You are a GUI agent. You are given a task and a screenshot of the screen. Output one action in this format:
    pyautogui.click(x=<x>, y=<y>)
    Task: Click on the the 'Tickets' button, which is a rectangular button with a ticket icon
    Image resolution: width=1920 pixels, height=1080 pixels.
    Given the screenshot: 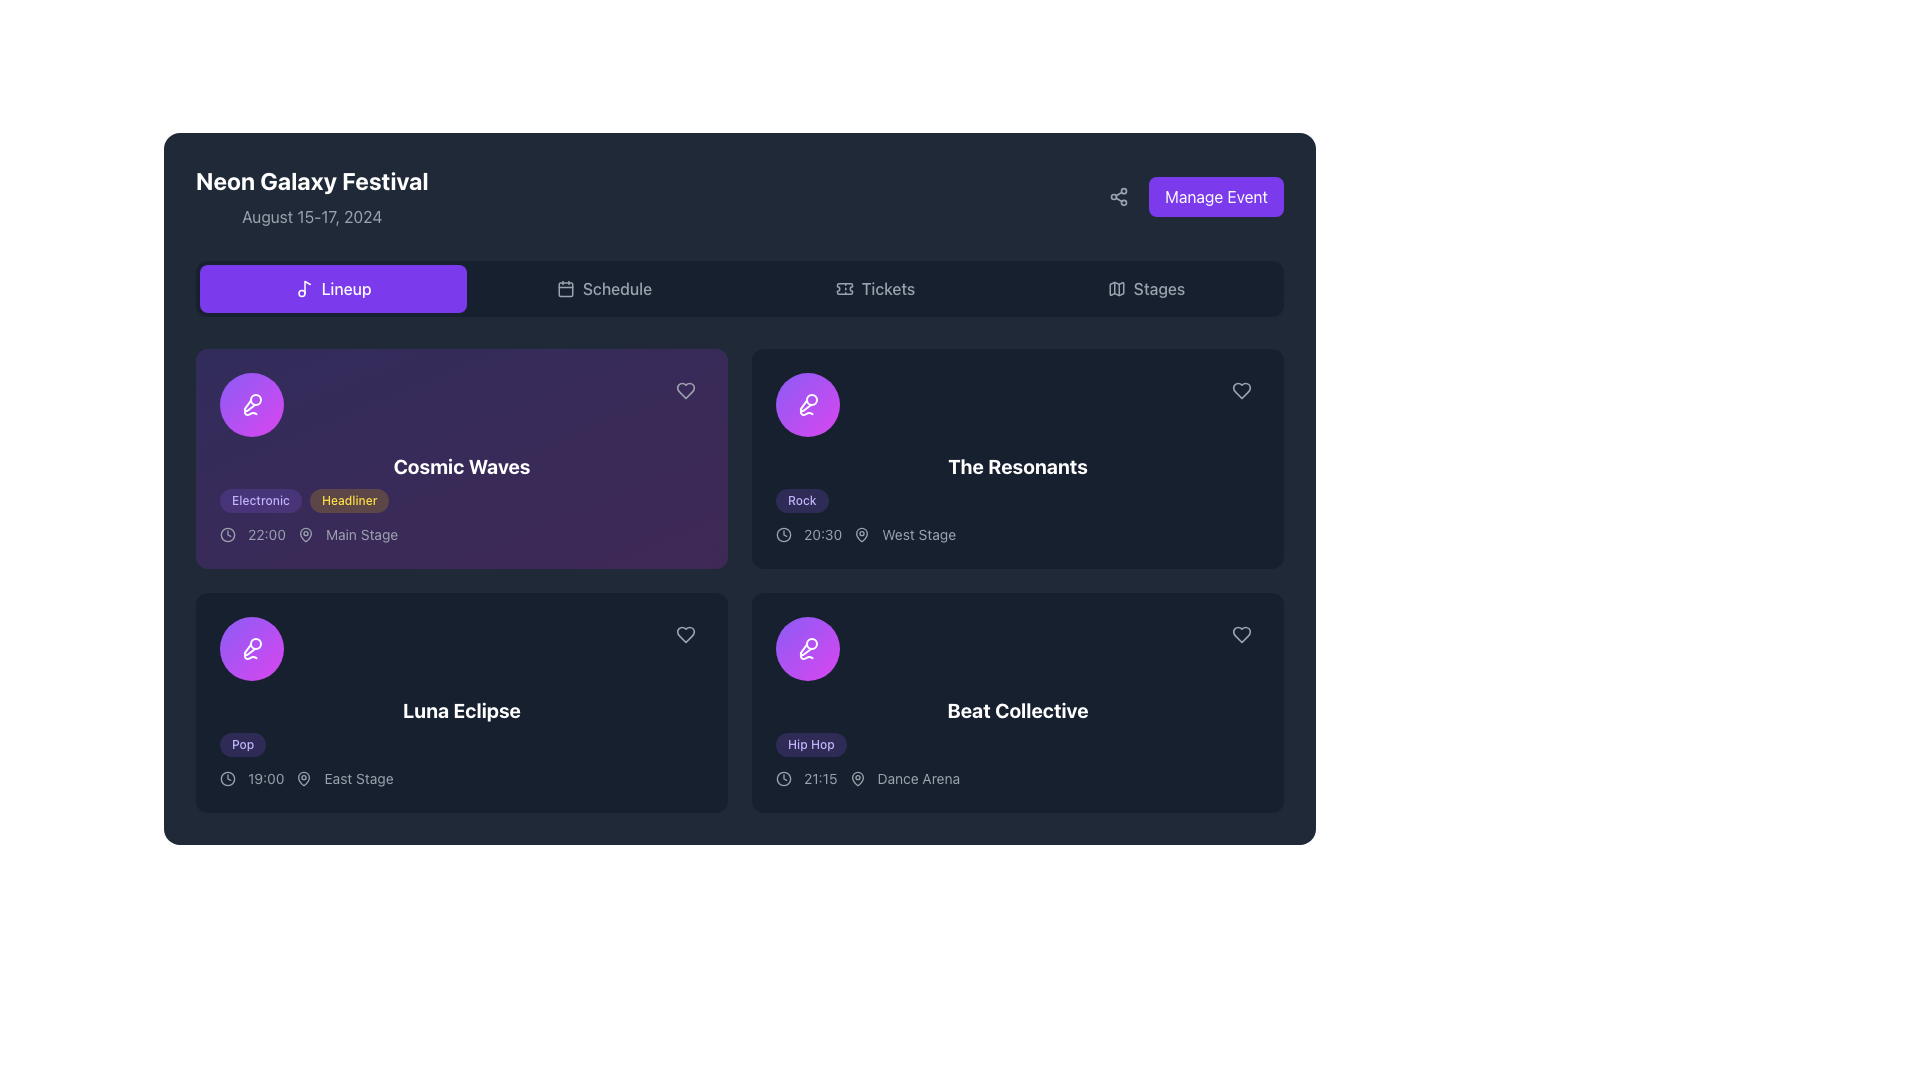 What is the action you would take?
    pyautogui.click(x=875, y=289)
    